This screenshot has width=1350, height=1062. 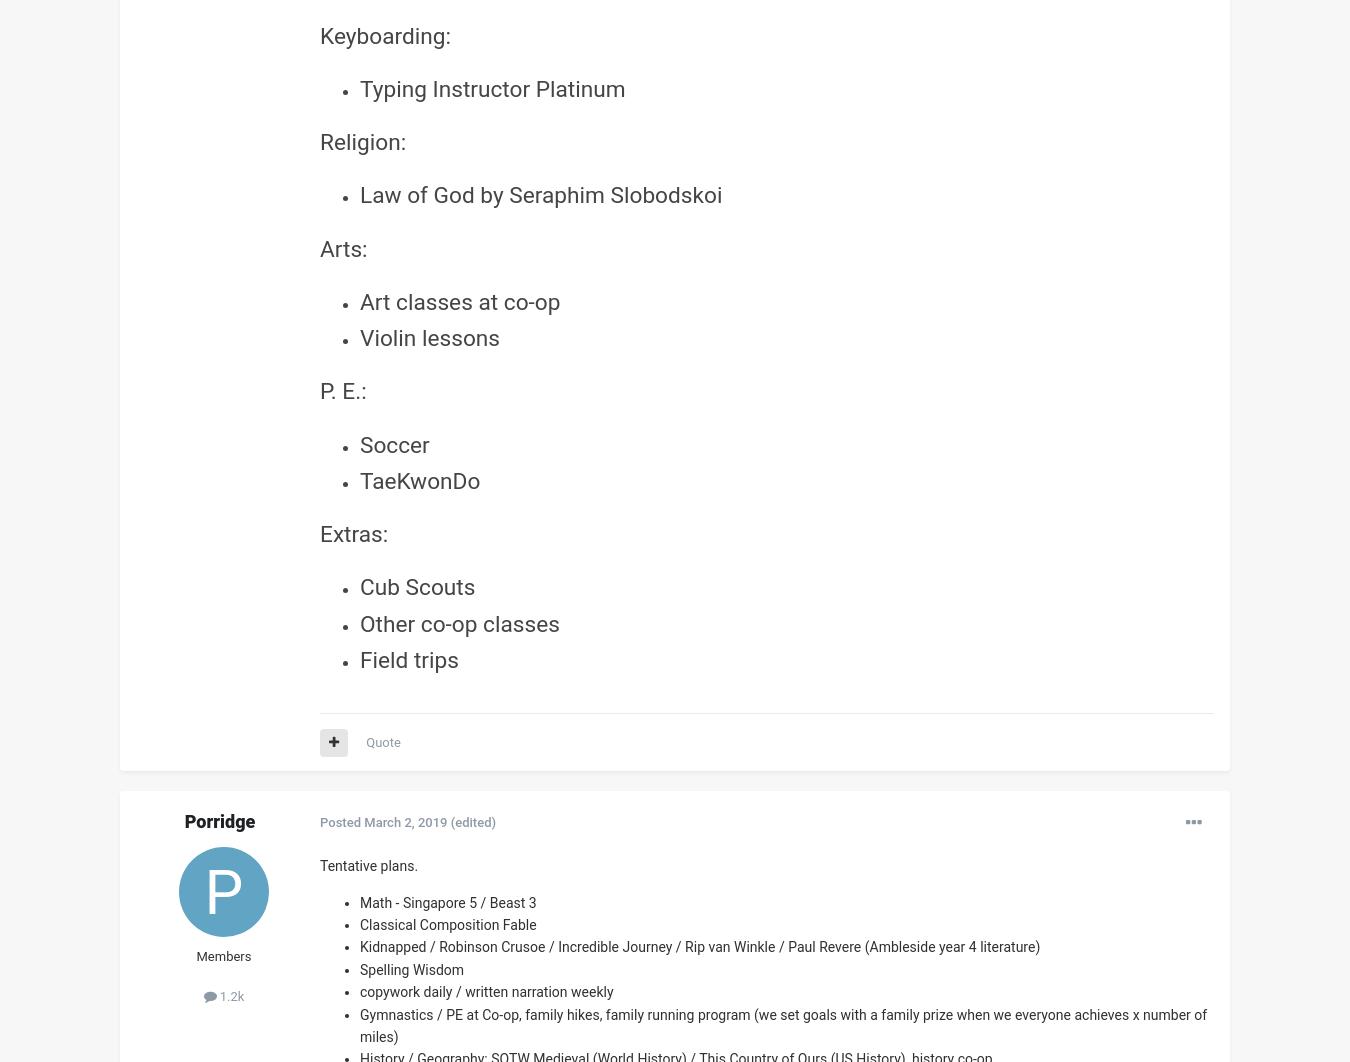 I want to click on 'Art classes at co-op', so click(x=458, y=300).